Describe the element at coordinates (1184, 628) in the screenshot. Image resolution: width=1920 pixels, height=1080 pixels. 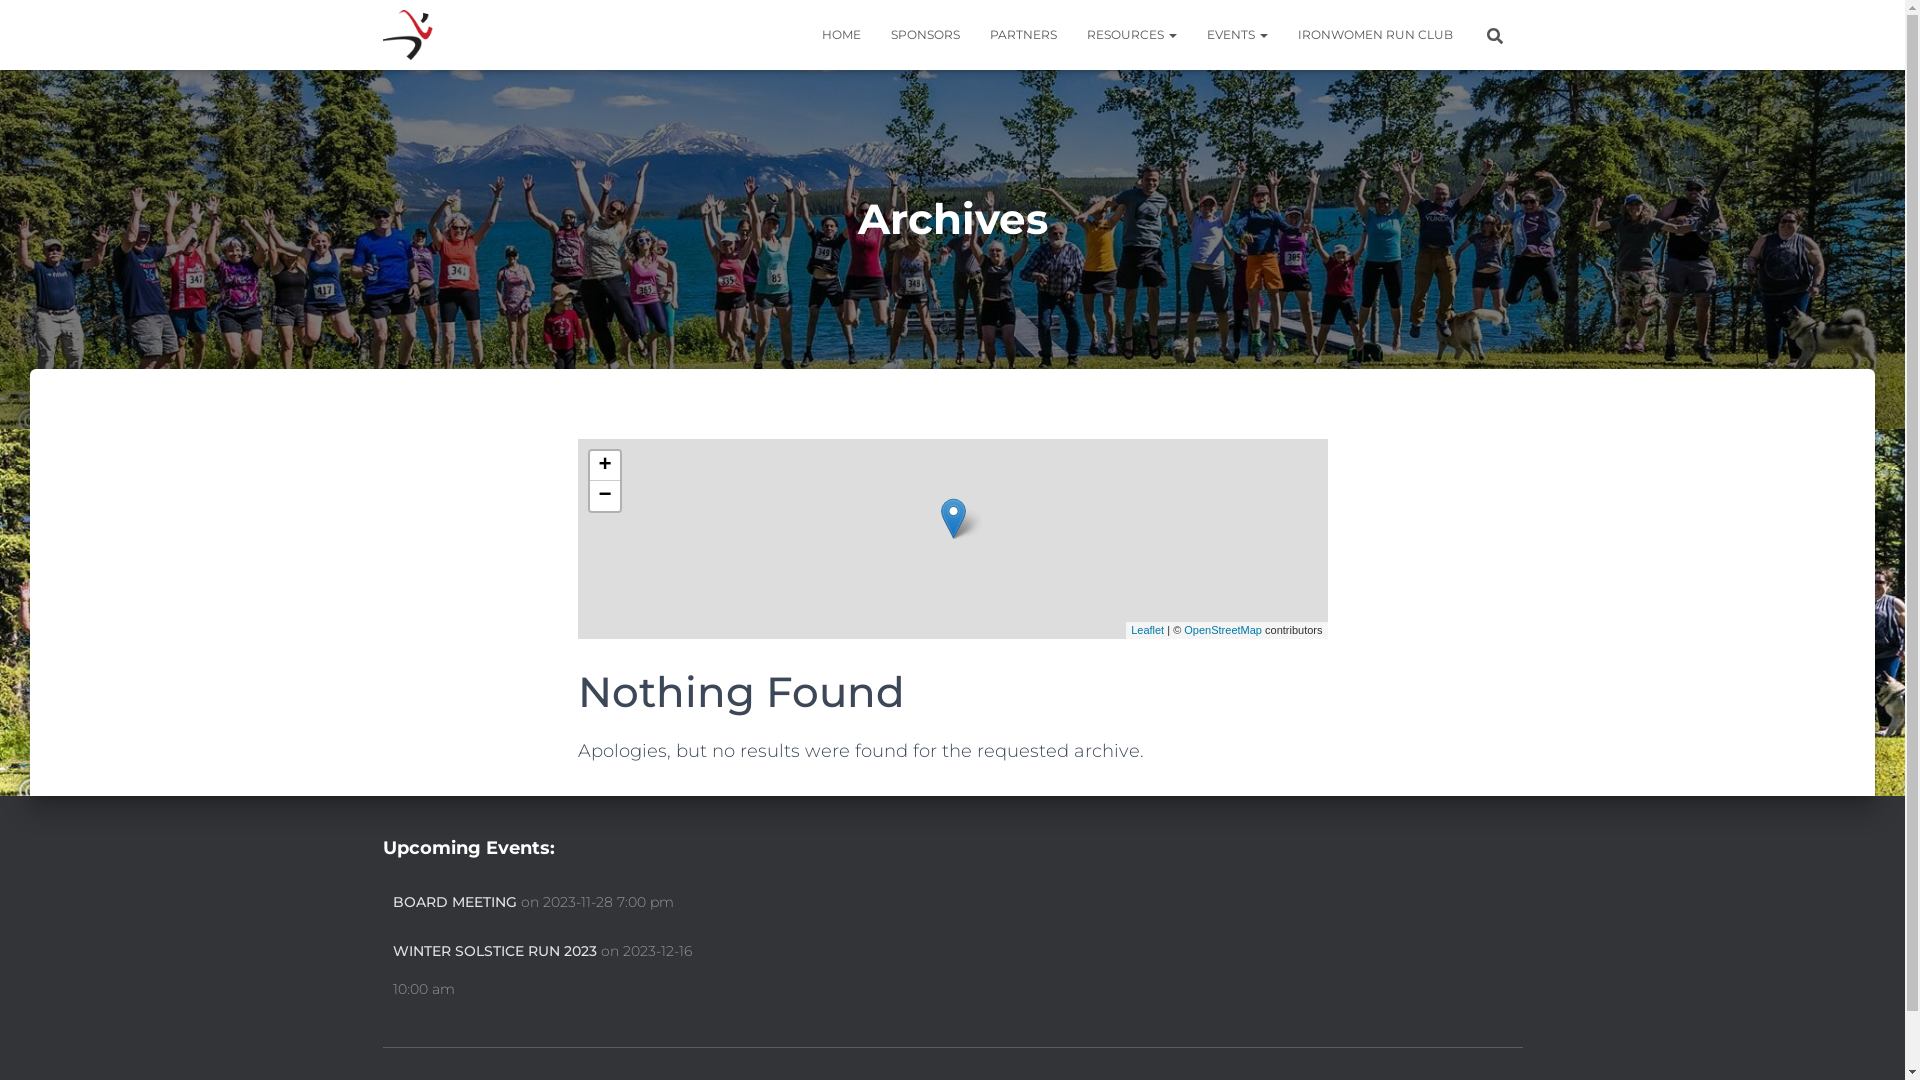
I see `'OpenStreetMap'` at that location.